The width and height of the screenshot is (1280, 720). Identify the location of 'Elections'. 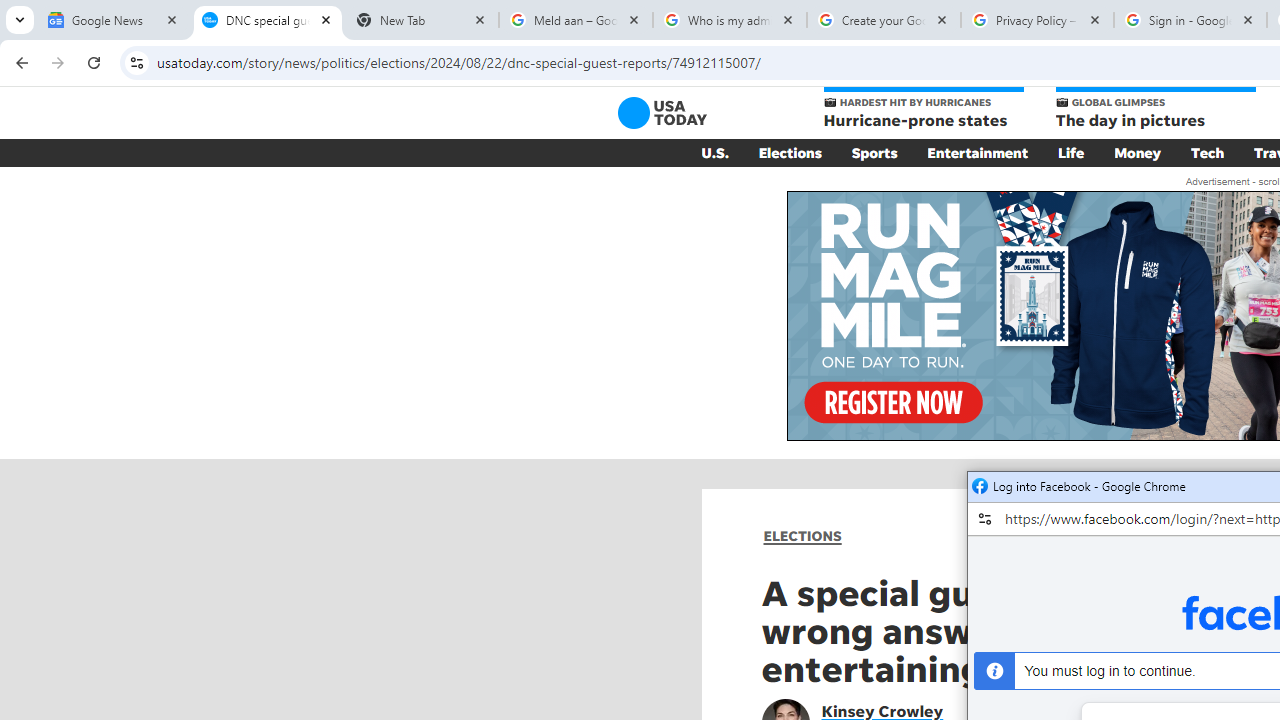
(788, 152).